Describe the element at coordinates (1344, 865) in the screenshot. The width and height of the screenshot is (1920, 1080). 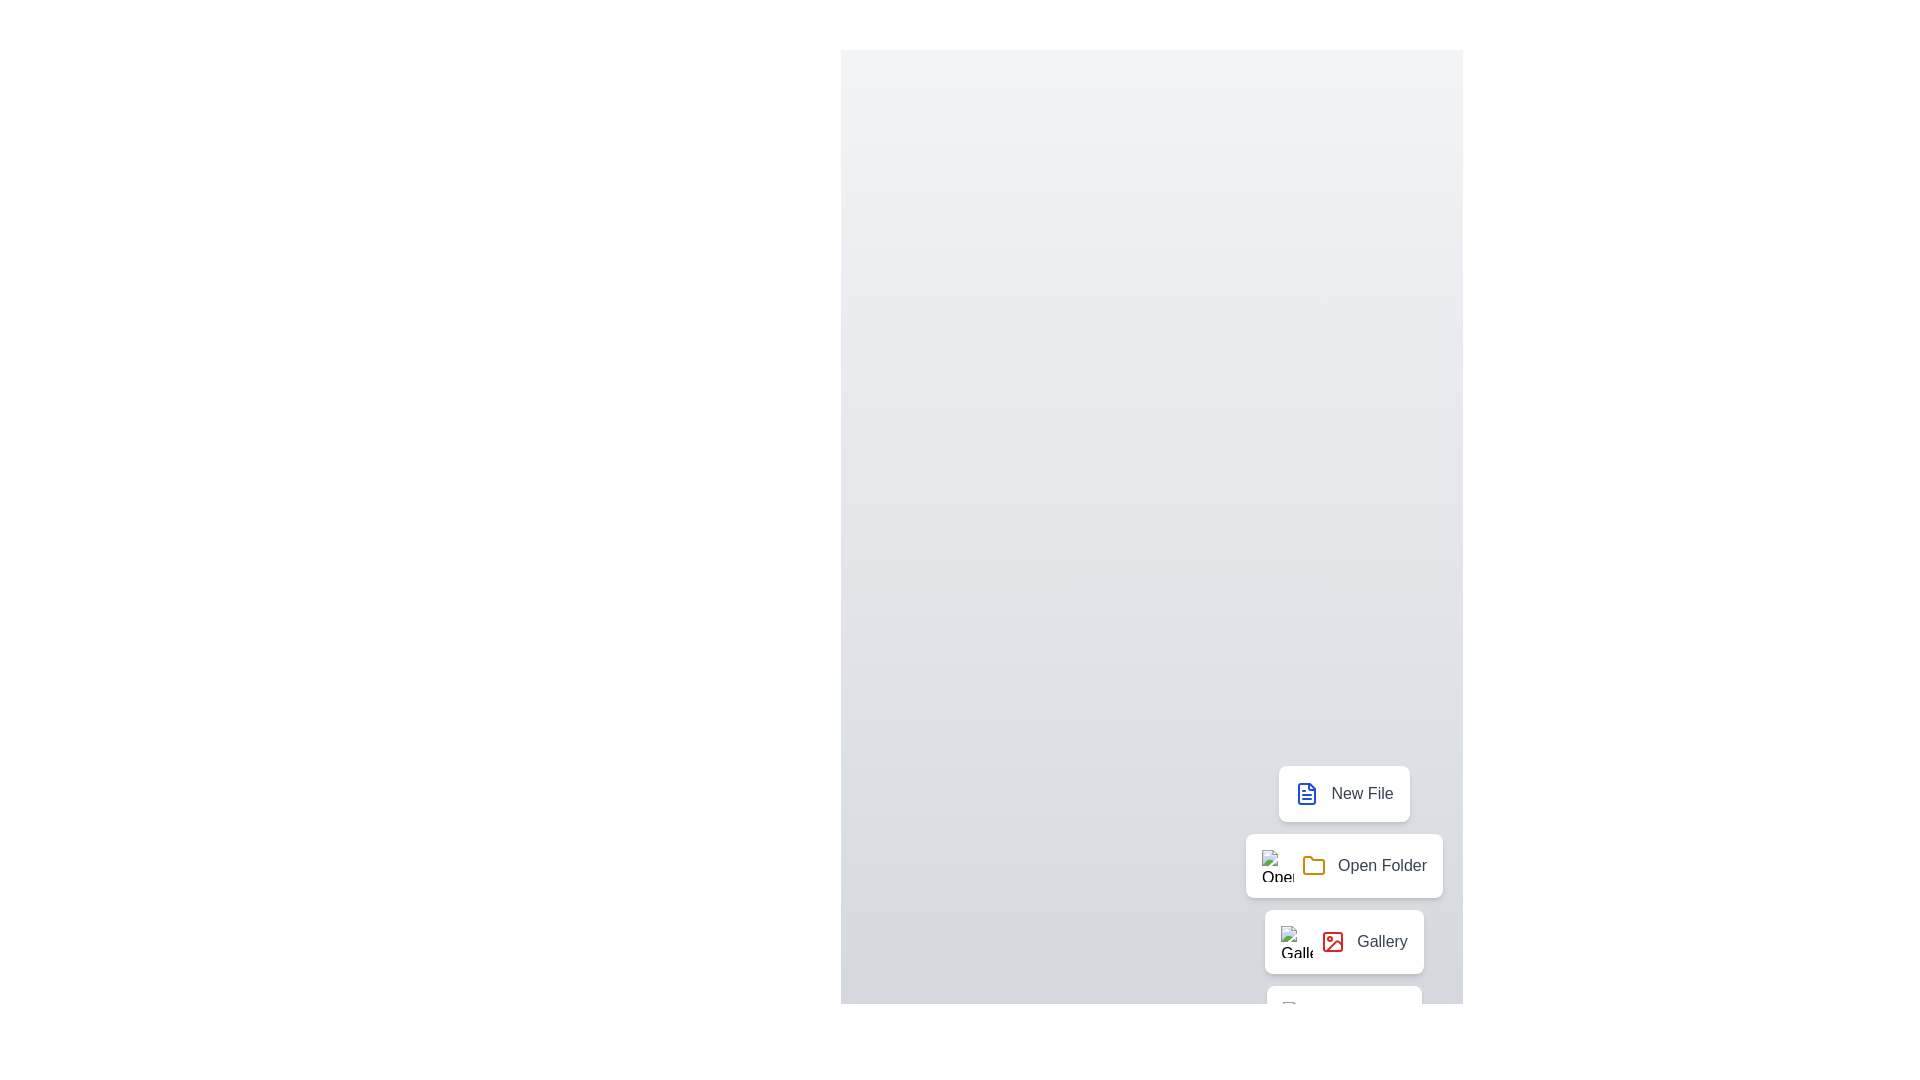
I see `the action item Open Folder from the speed dial menu` at that location.